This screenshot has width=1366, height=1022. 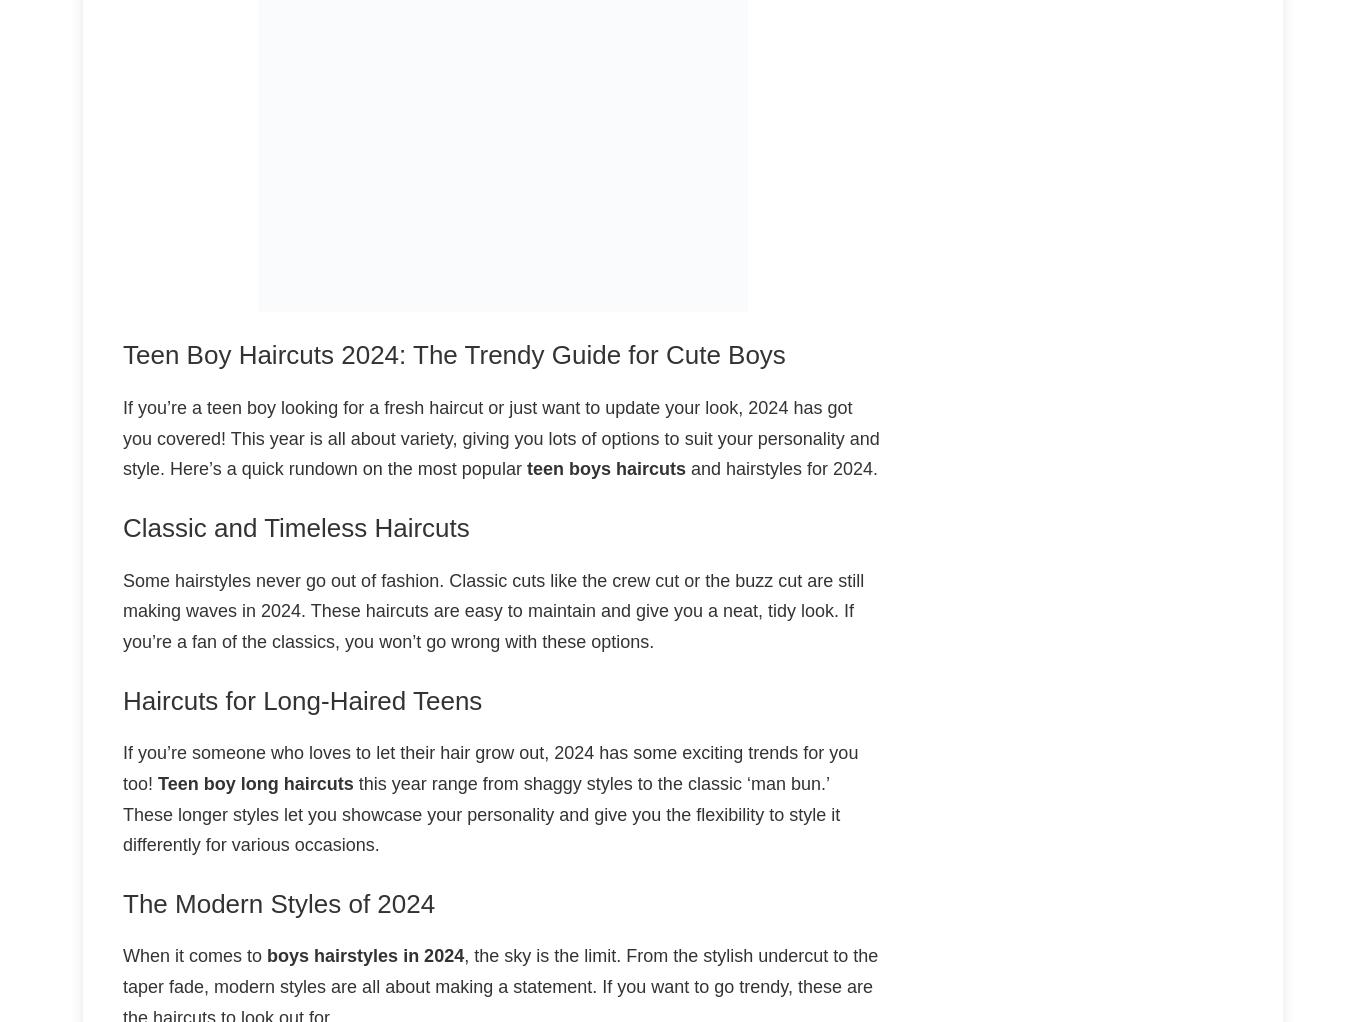 I want to click on 'Teen Boy Haircuts 2024: The Trendy Guide for Cute Boys', so click(x=121, y=355).